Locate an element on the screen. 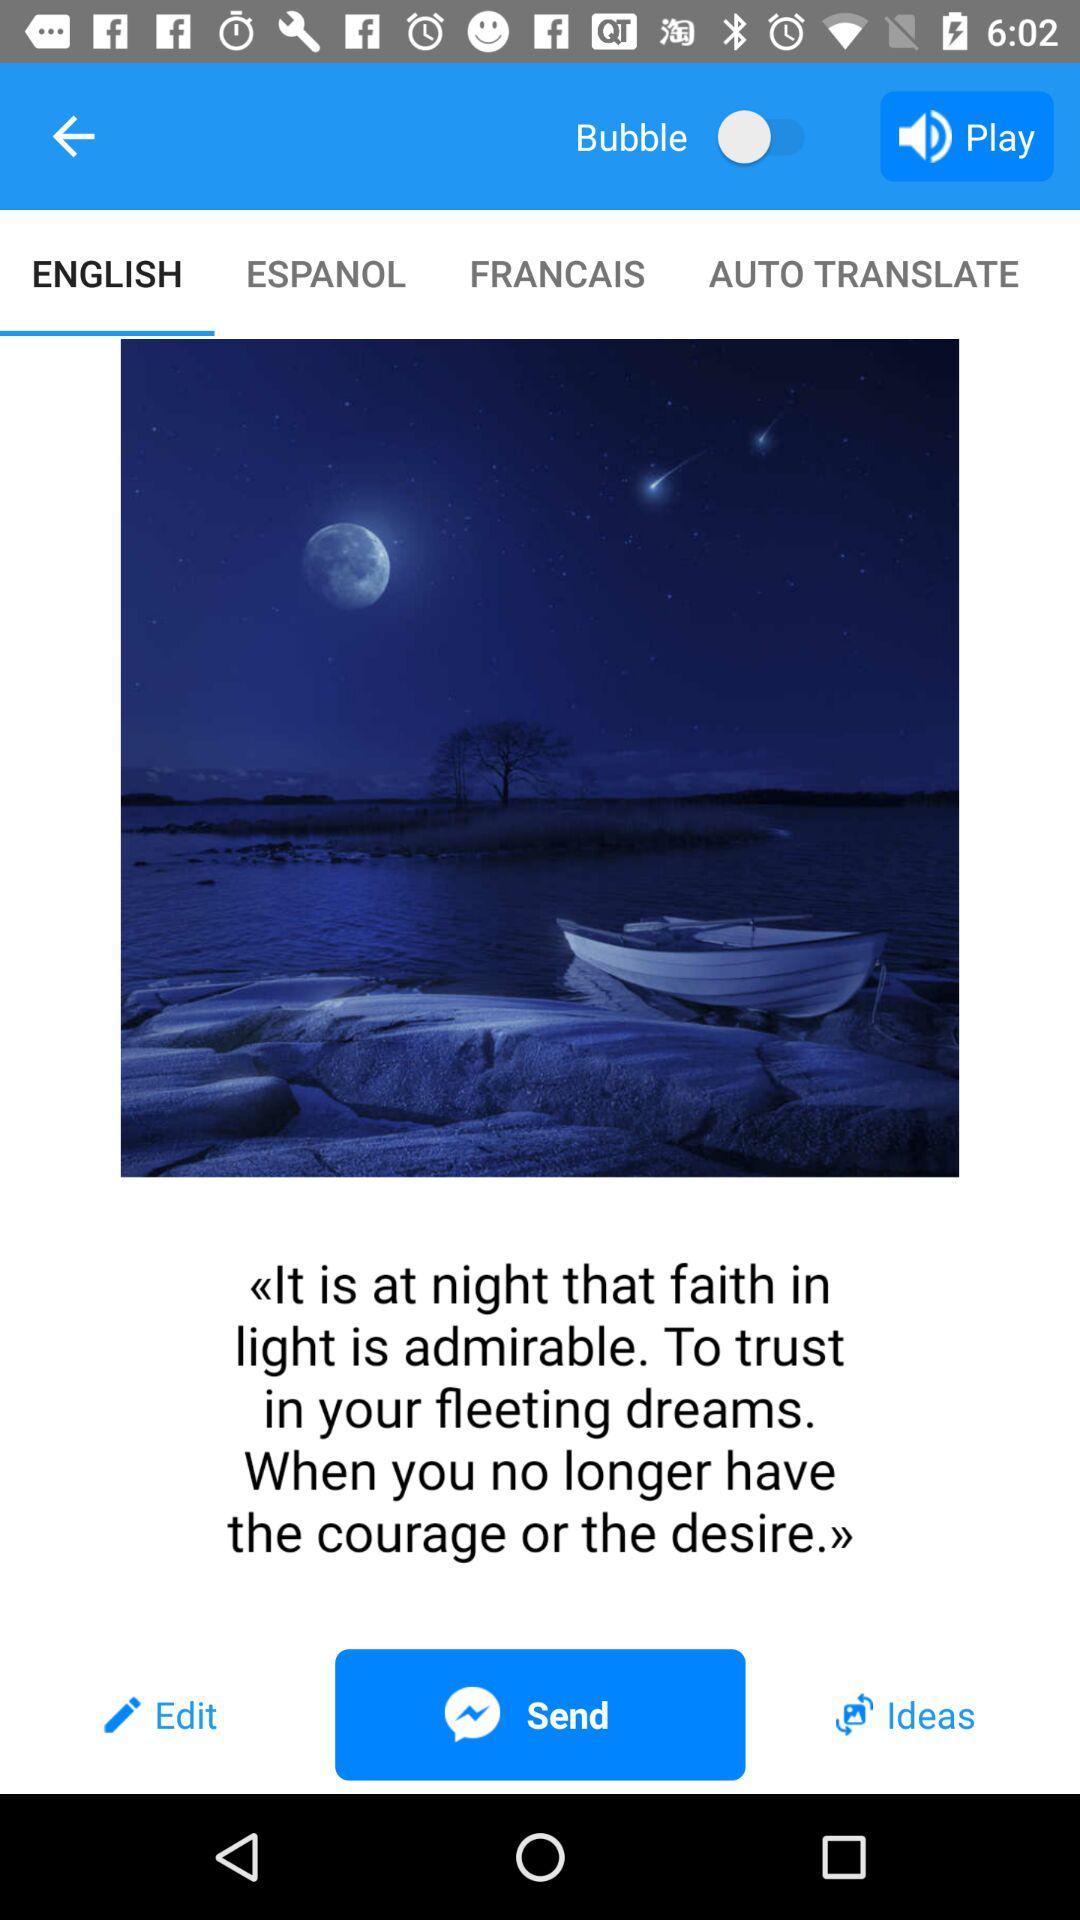 Image resolution: width=1080 pixels, height=1920 pixels. item at the center is located at coordinates (540, 987).